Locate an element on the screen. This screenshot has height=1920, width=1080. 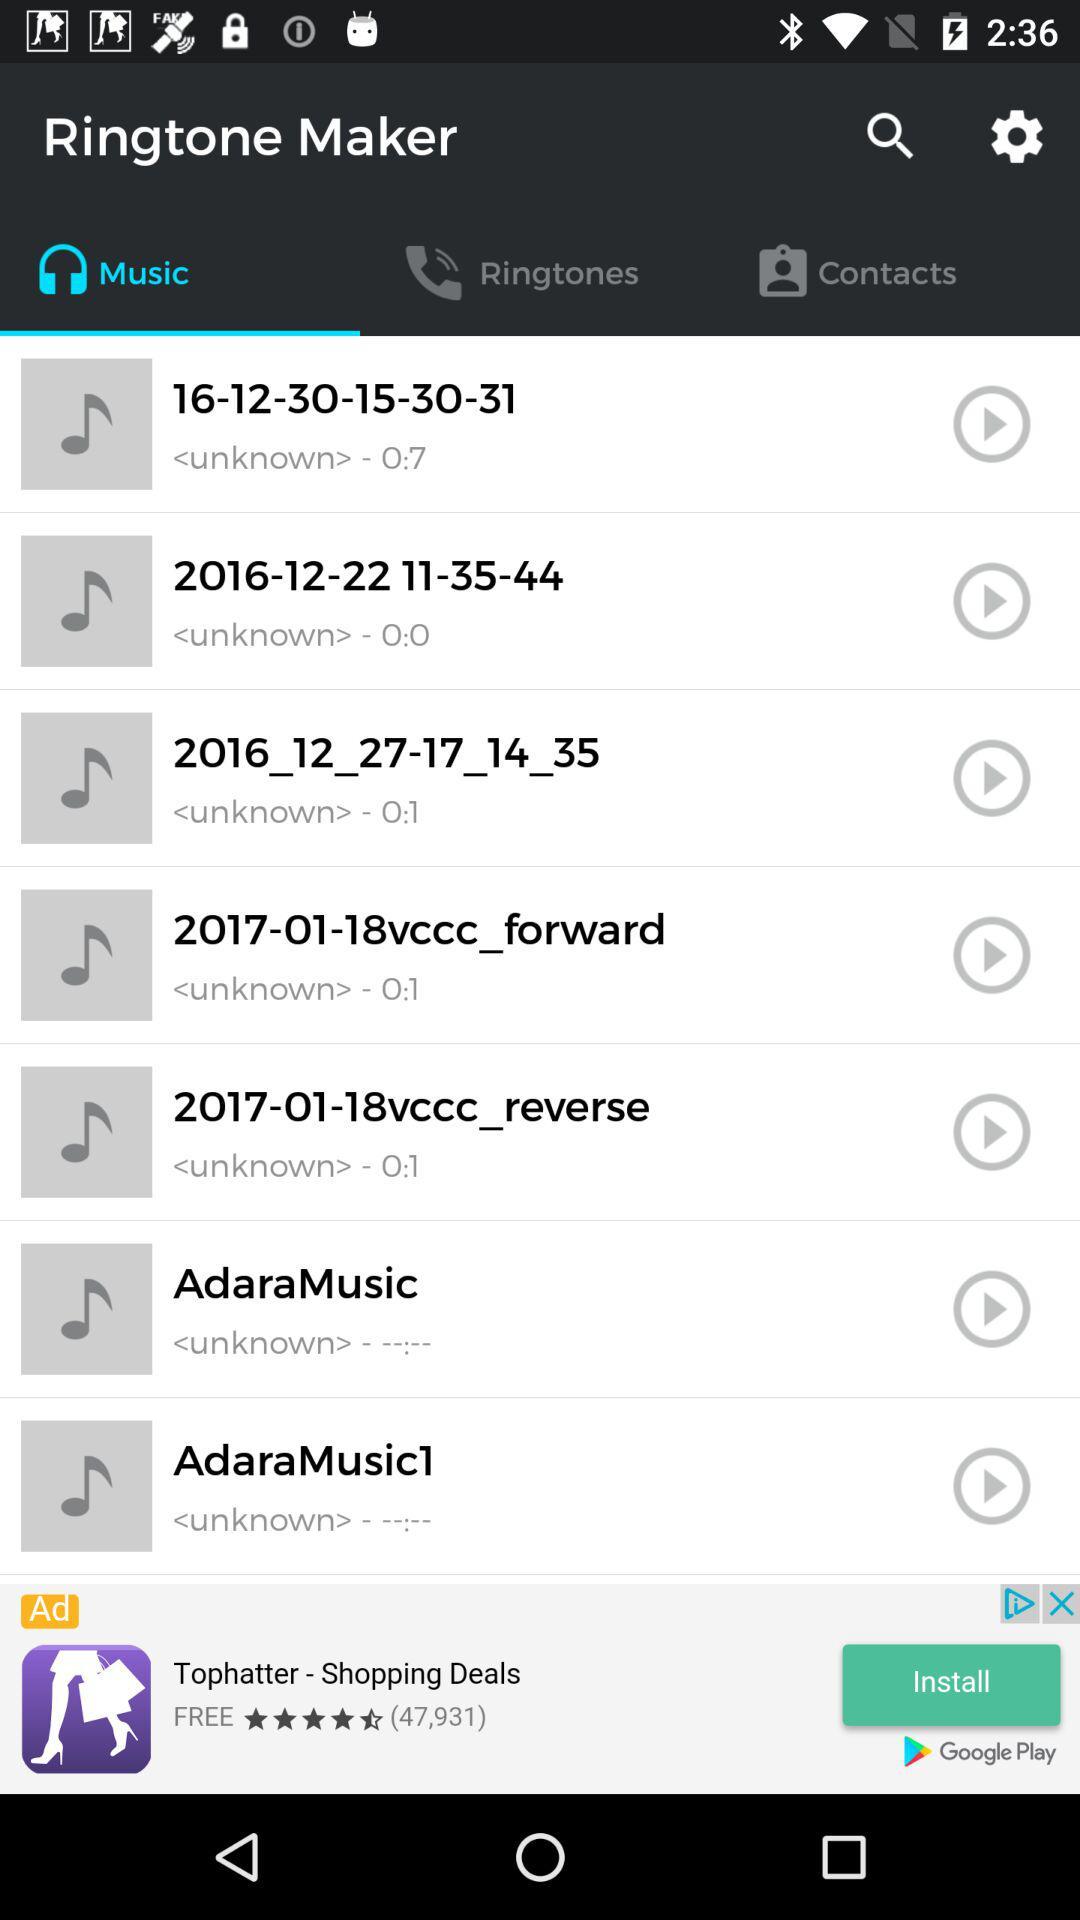
advert is located at coordinates (540, 1688).